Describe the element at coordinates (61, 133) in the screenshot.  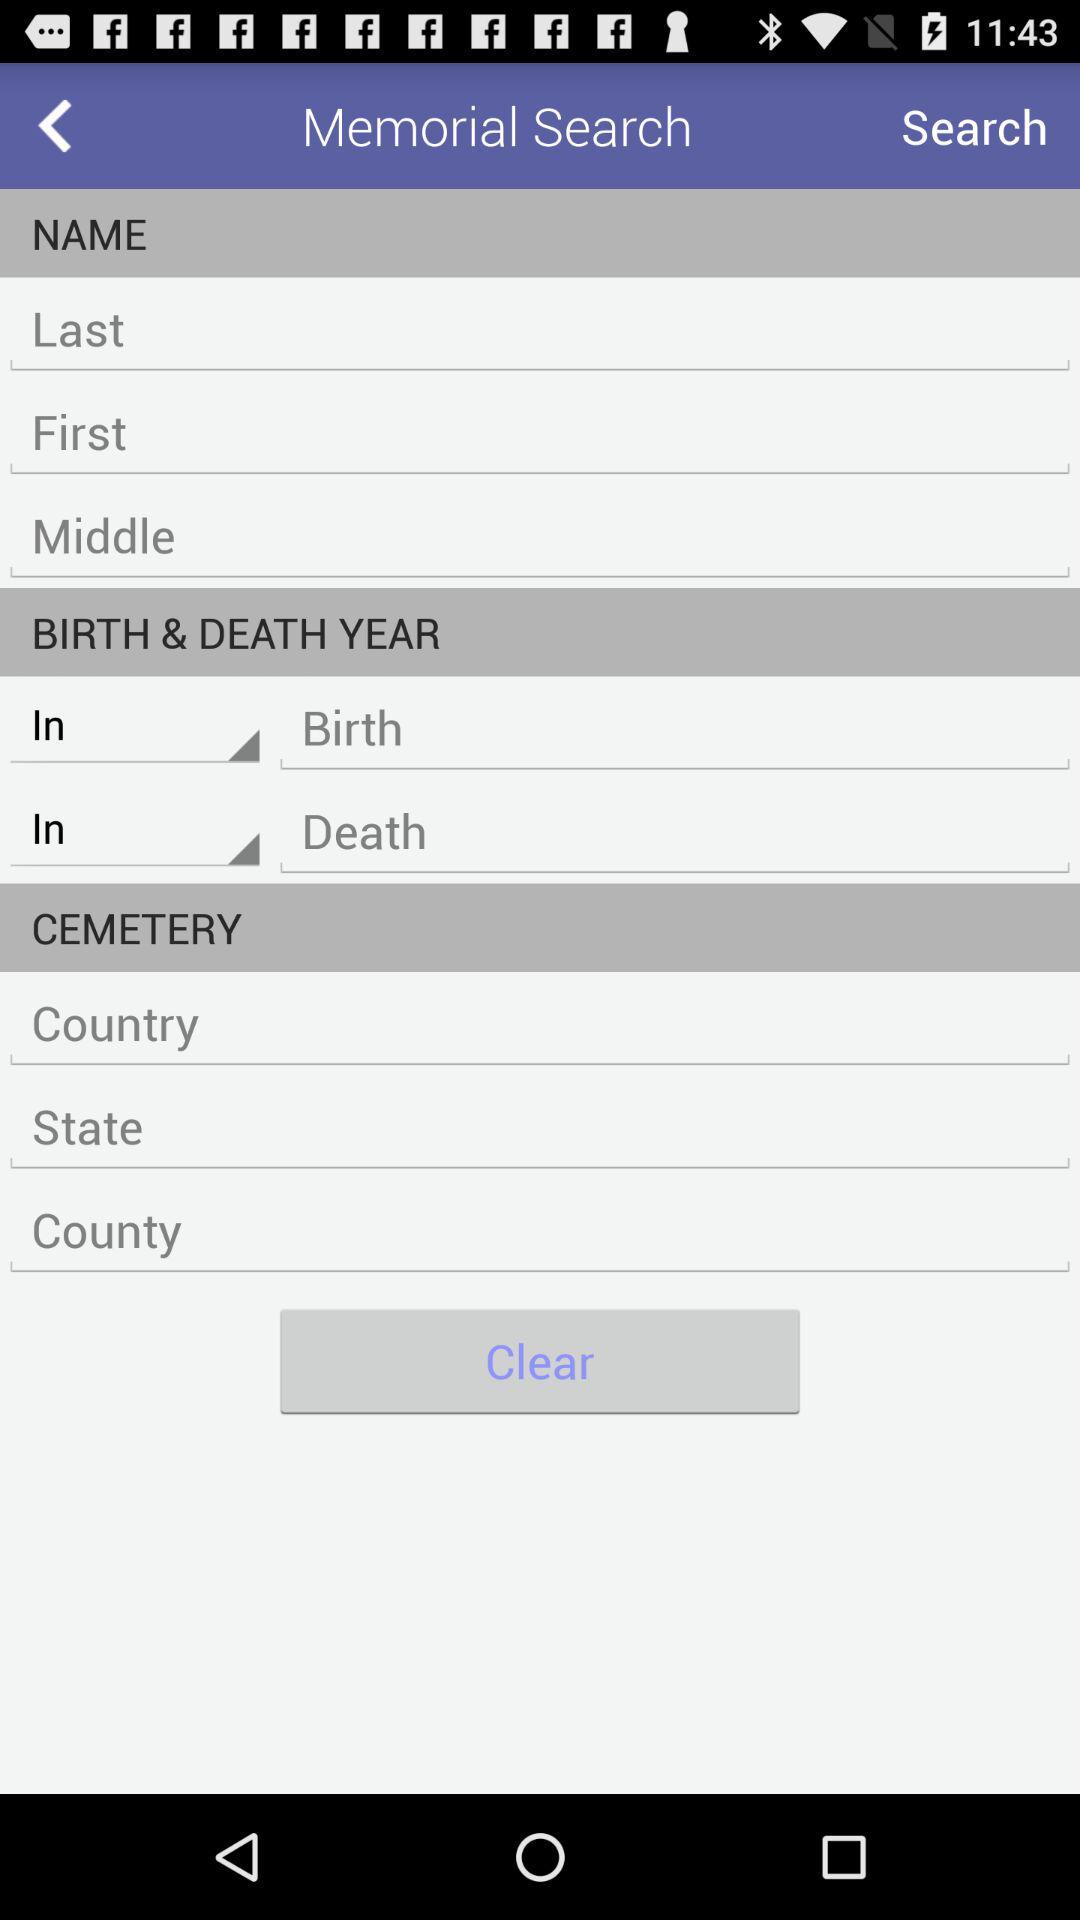
I see `the arrow_backward icon` at that location.